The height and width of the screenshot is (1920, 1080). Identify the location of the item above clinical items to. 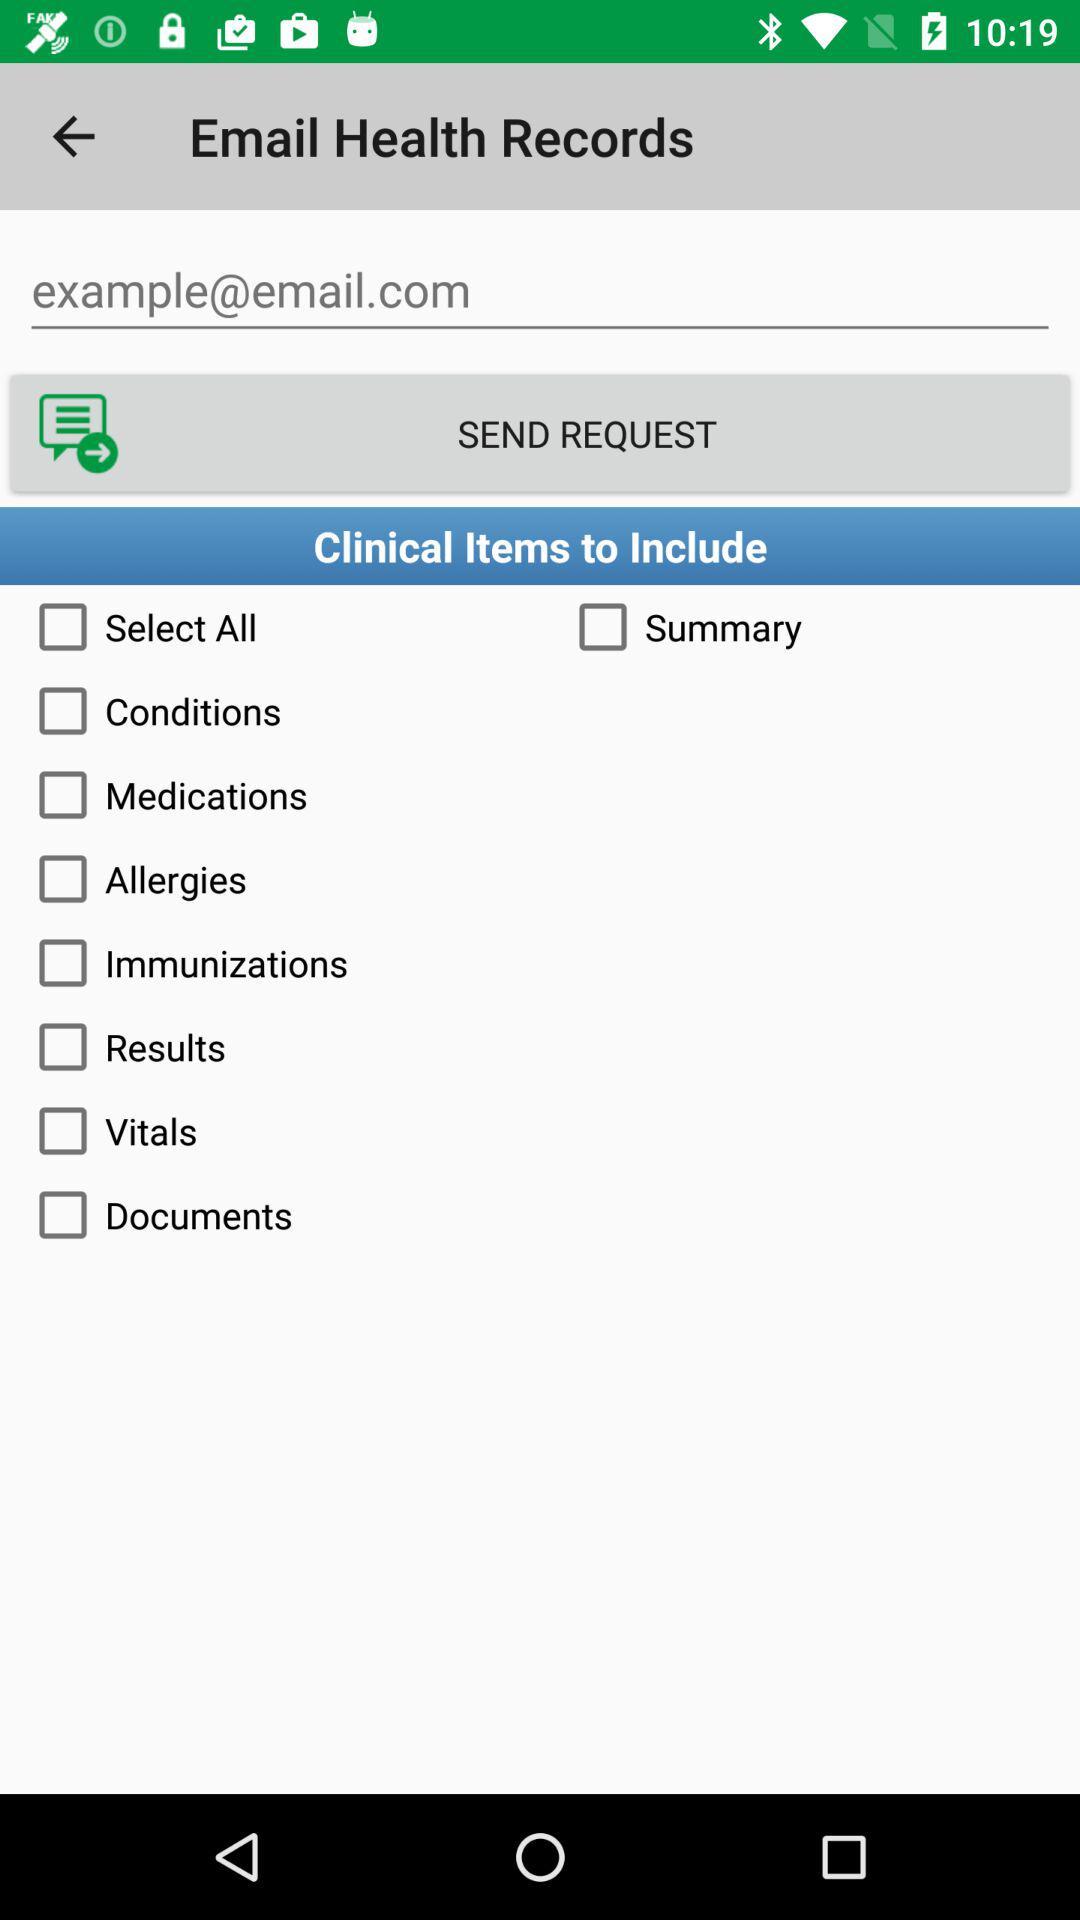
(540, 432).